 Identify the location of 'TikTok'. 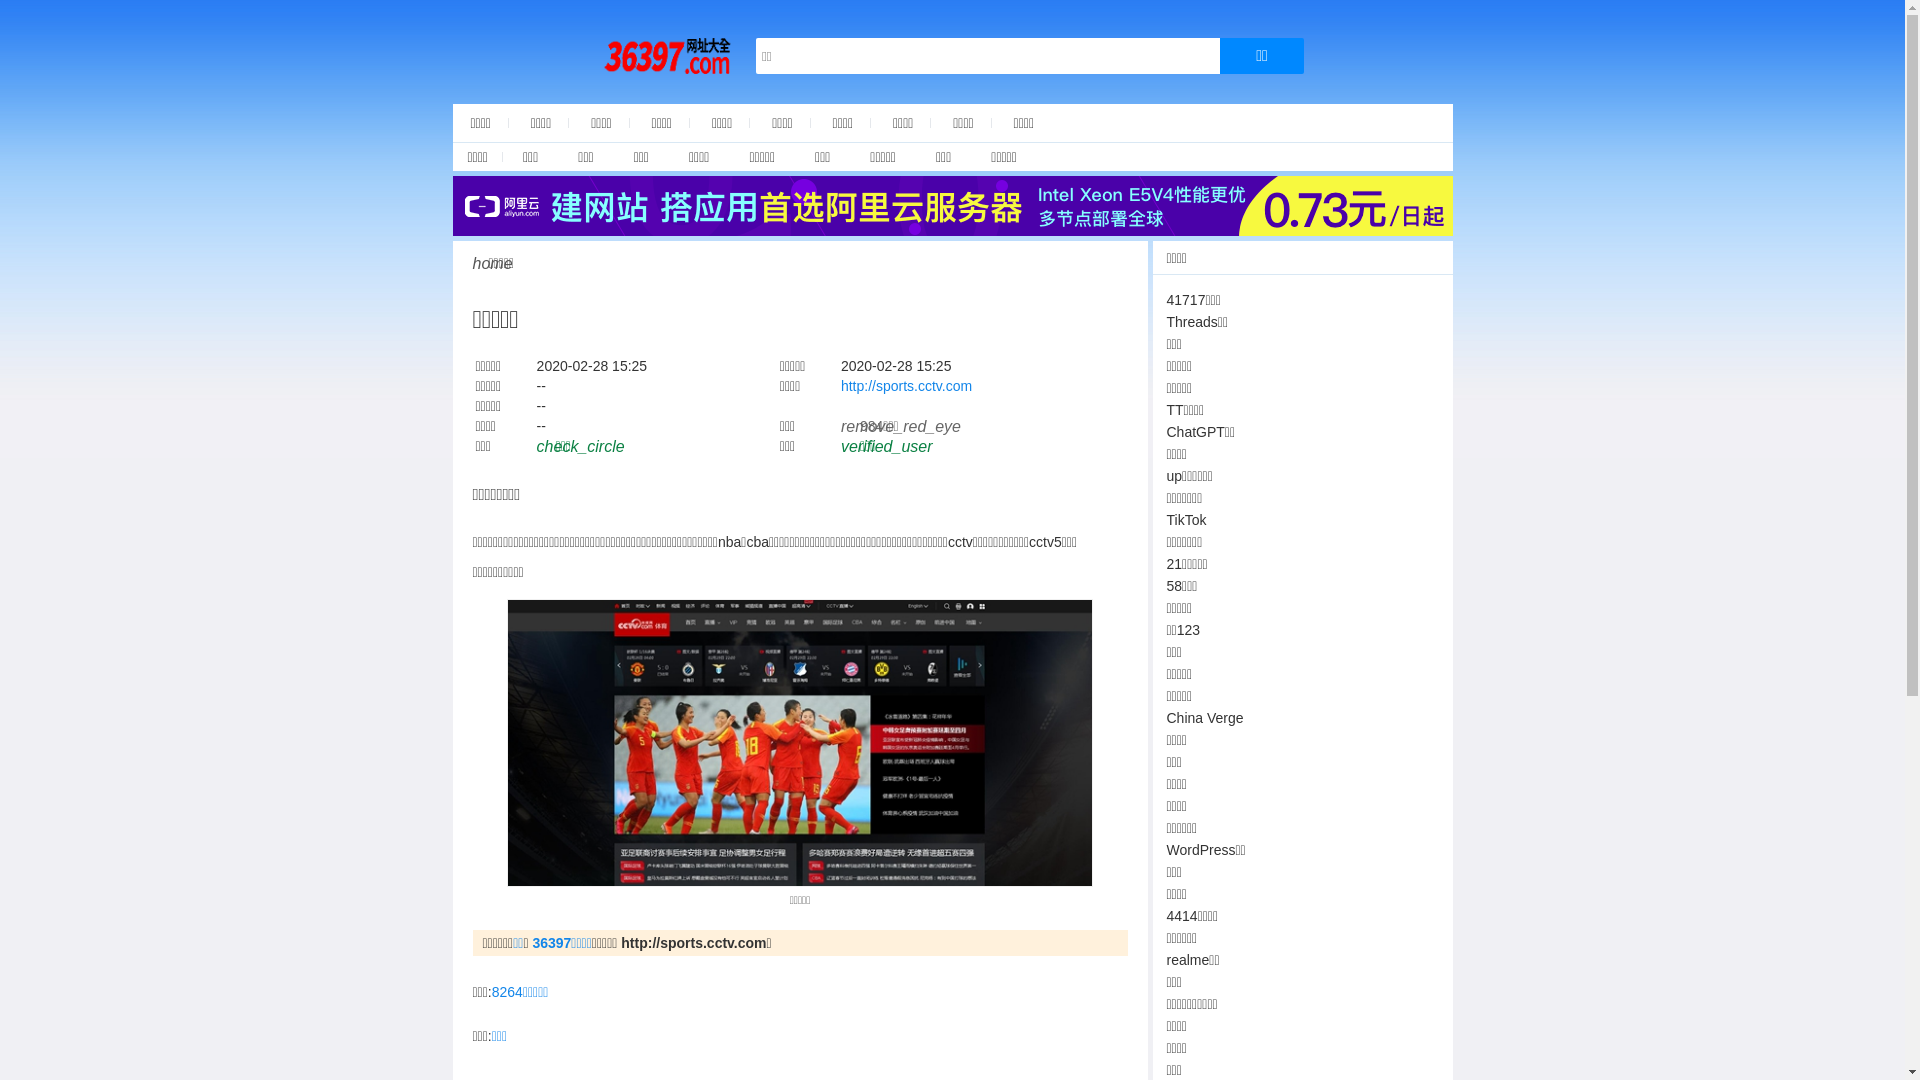
(1185, 519).